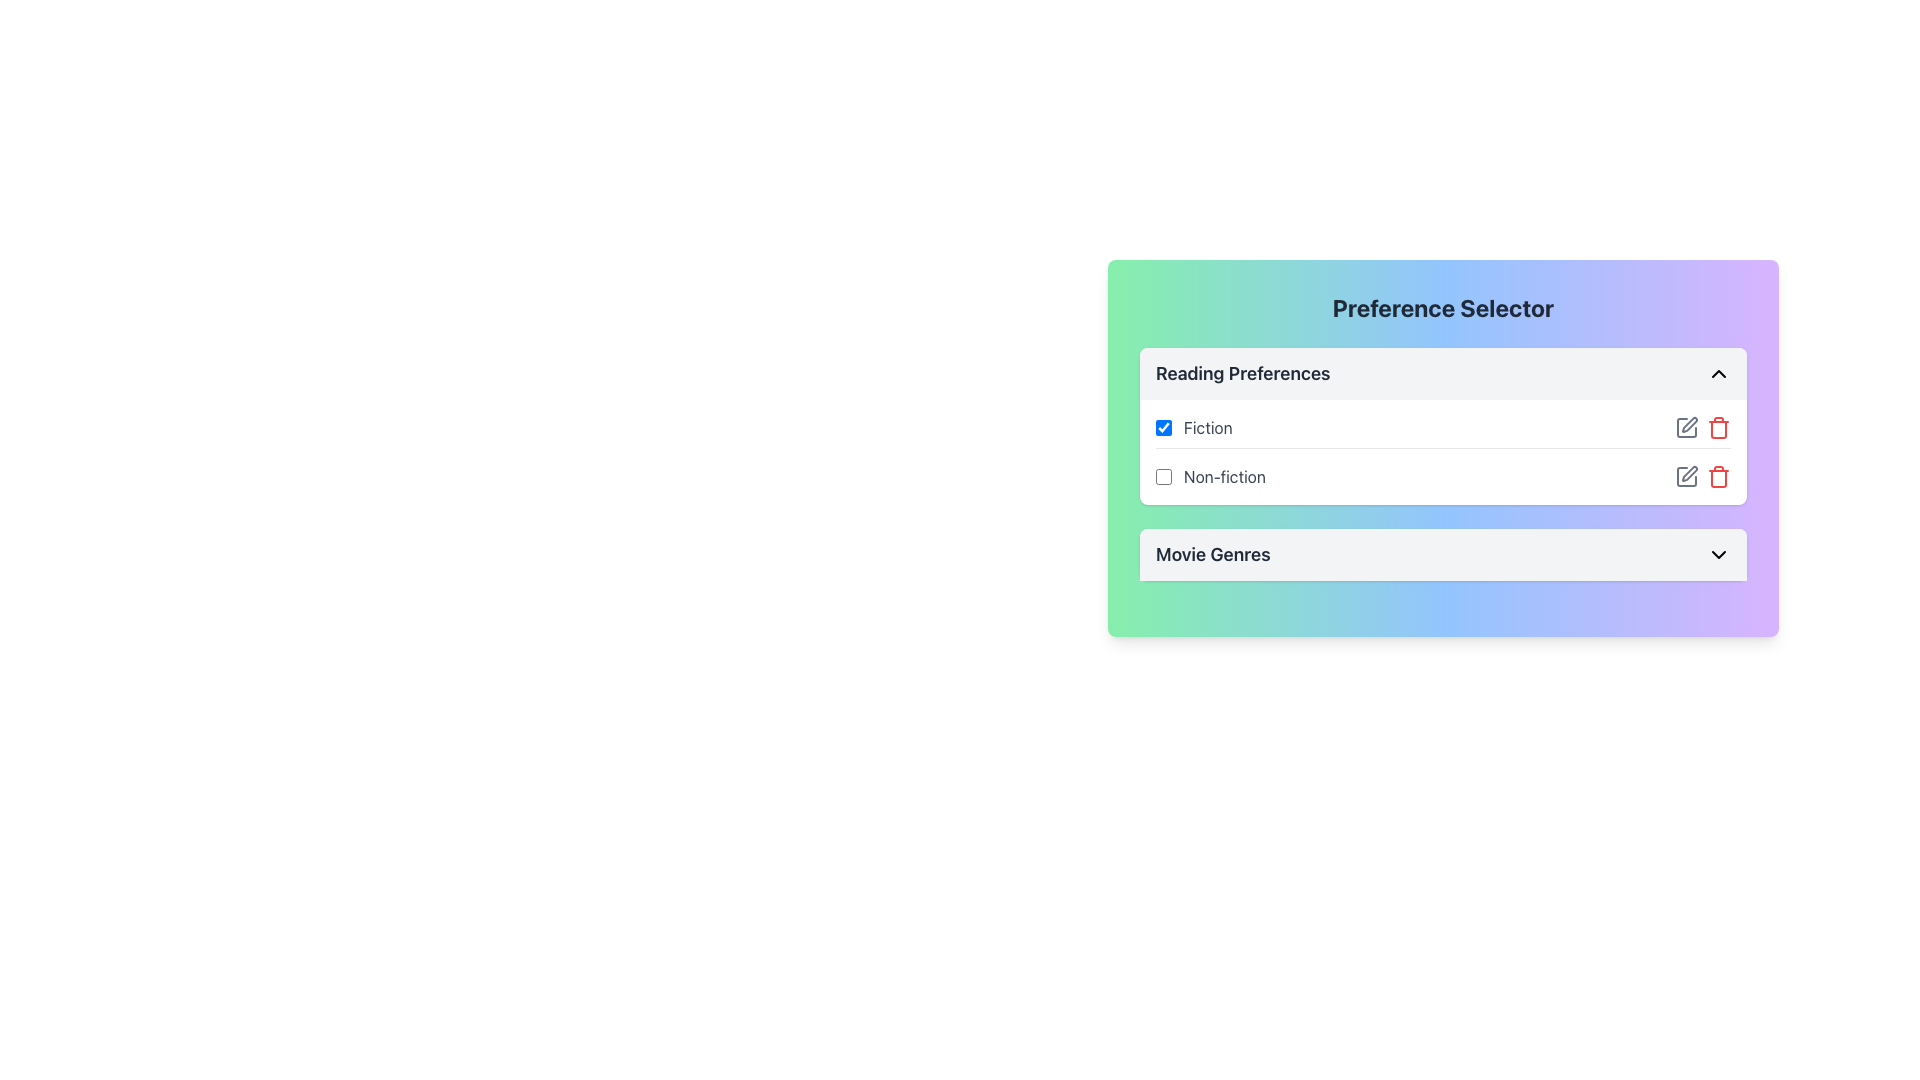 This screenshot has width=1920, height=1080. I want to click on the graphic design of the red shaded trash bin icon located on the right side of the 'Non-fiction' row in the 'Reading Preferences' section, so click(1717, 478).